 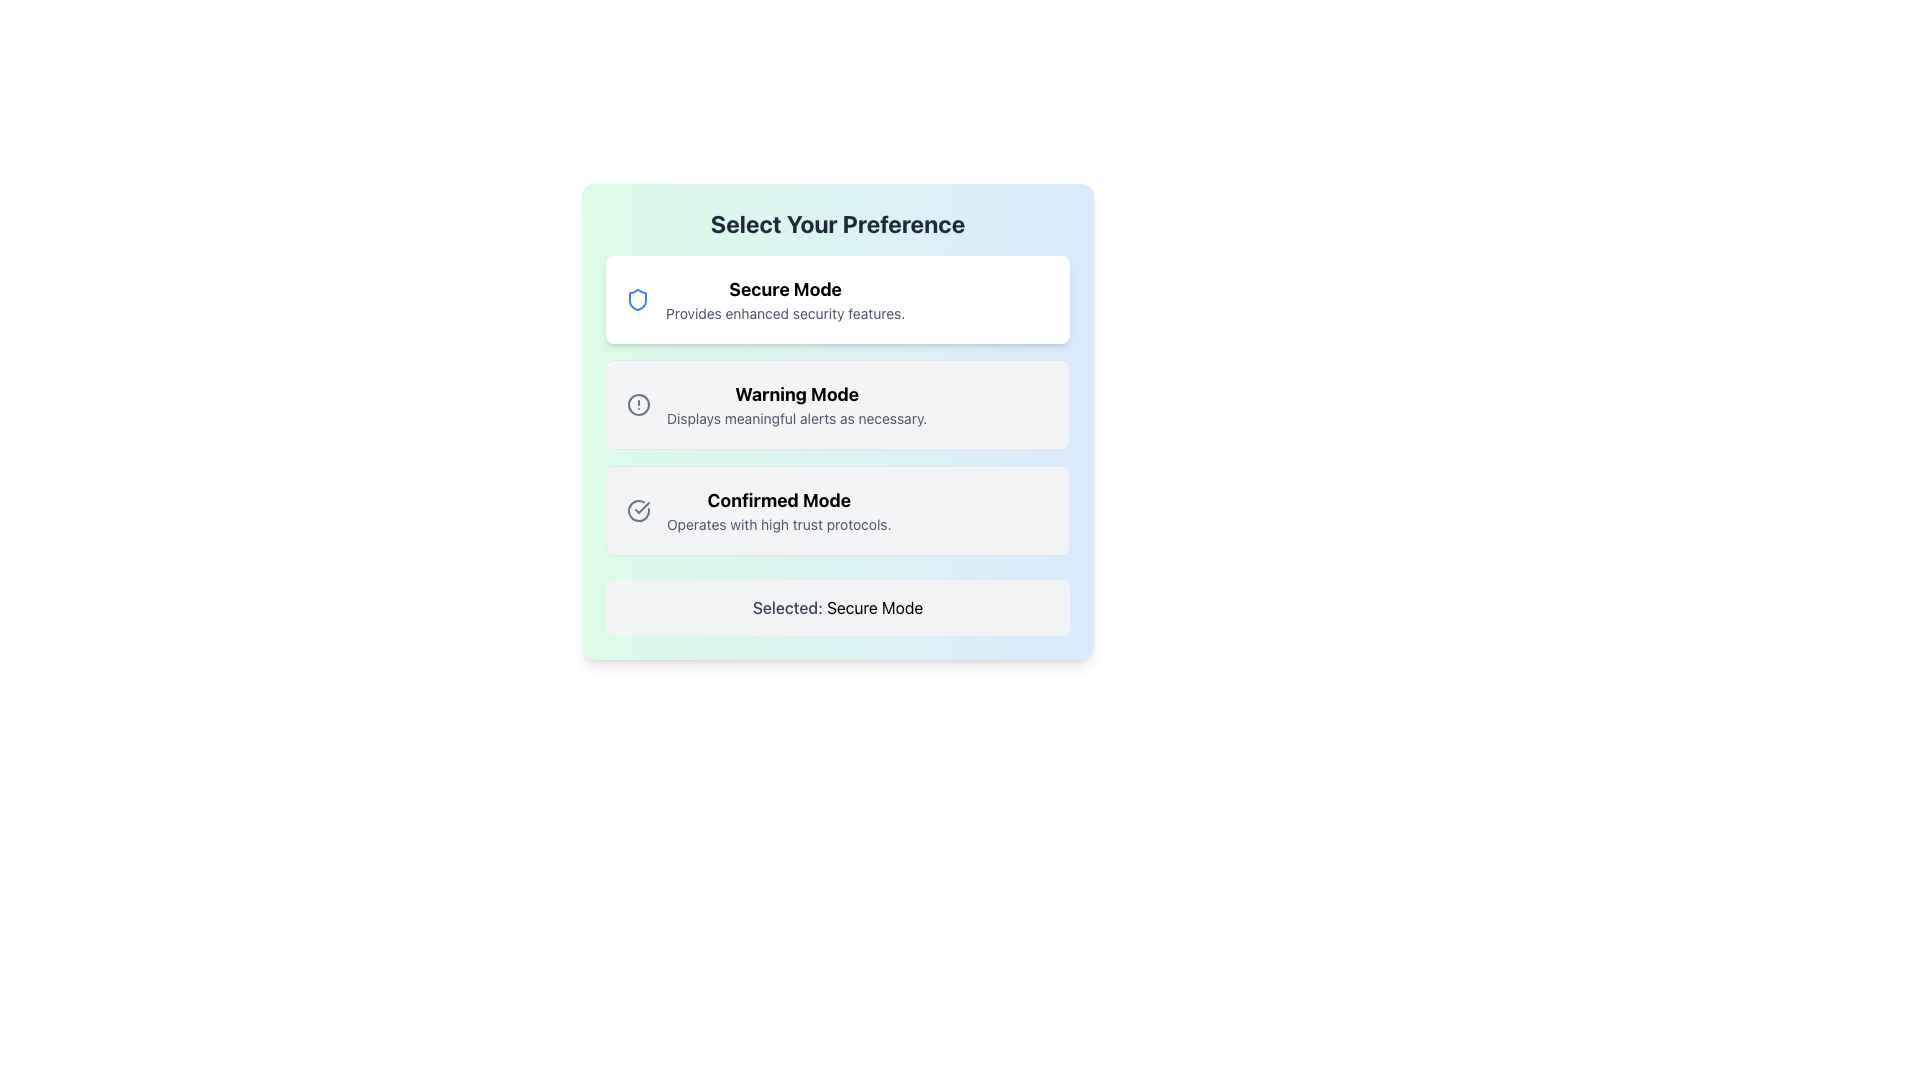 I want to click on the Textual Option Label titled 'Warning Mode', which is the second option in the vertical stack of three sections below 'Select Your Preference', so click(x=796, y=405).